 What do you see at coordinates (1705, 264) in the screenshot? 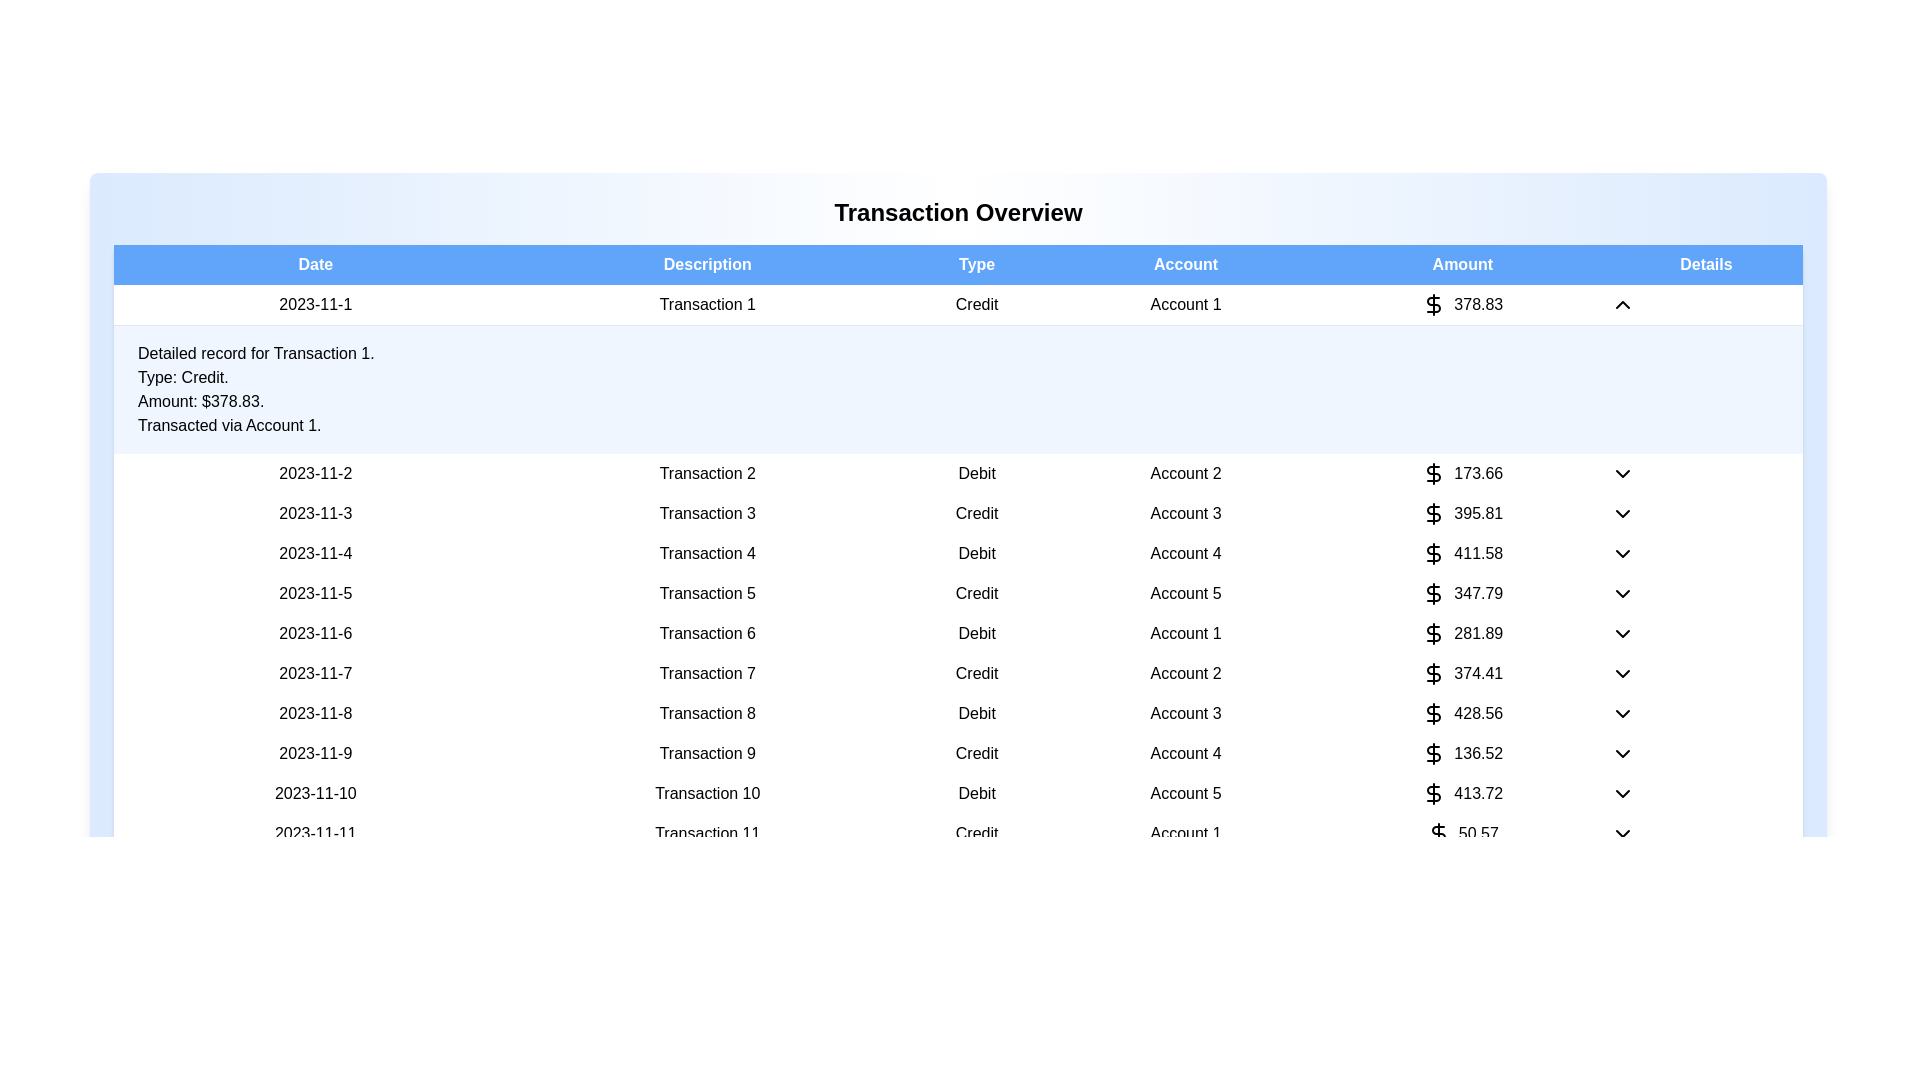
I see `the column header Details to sort or filter the transactions` at bounding box center [1705, 264].